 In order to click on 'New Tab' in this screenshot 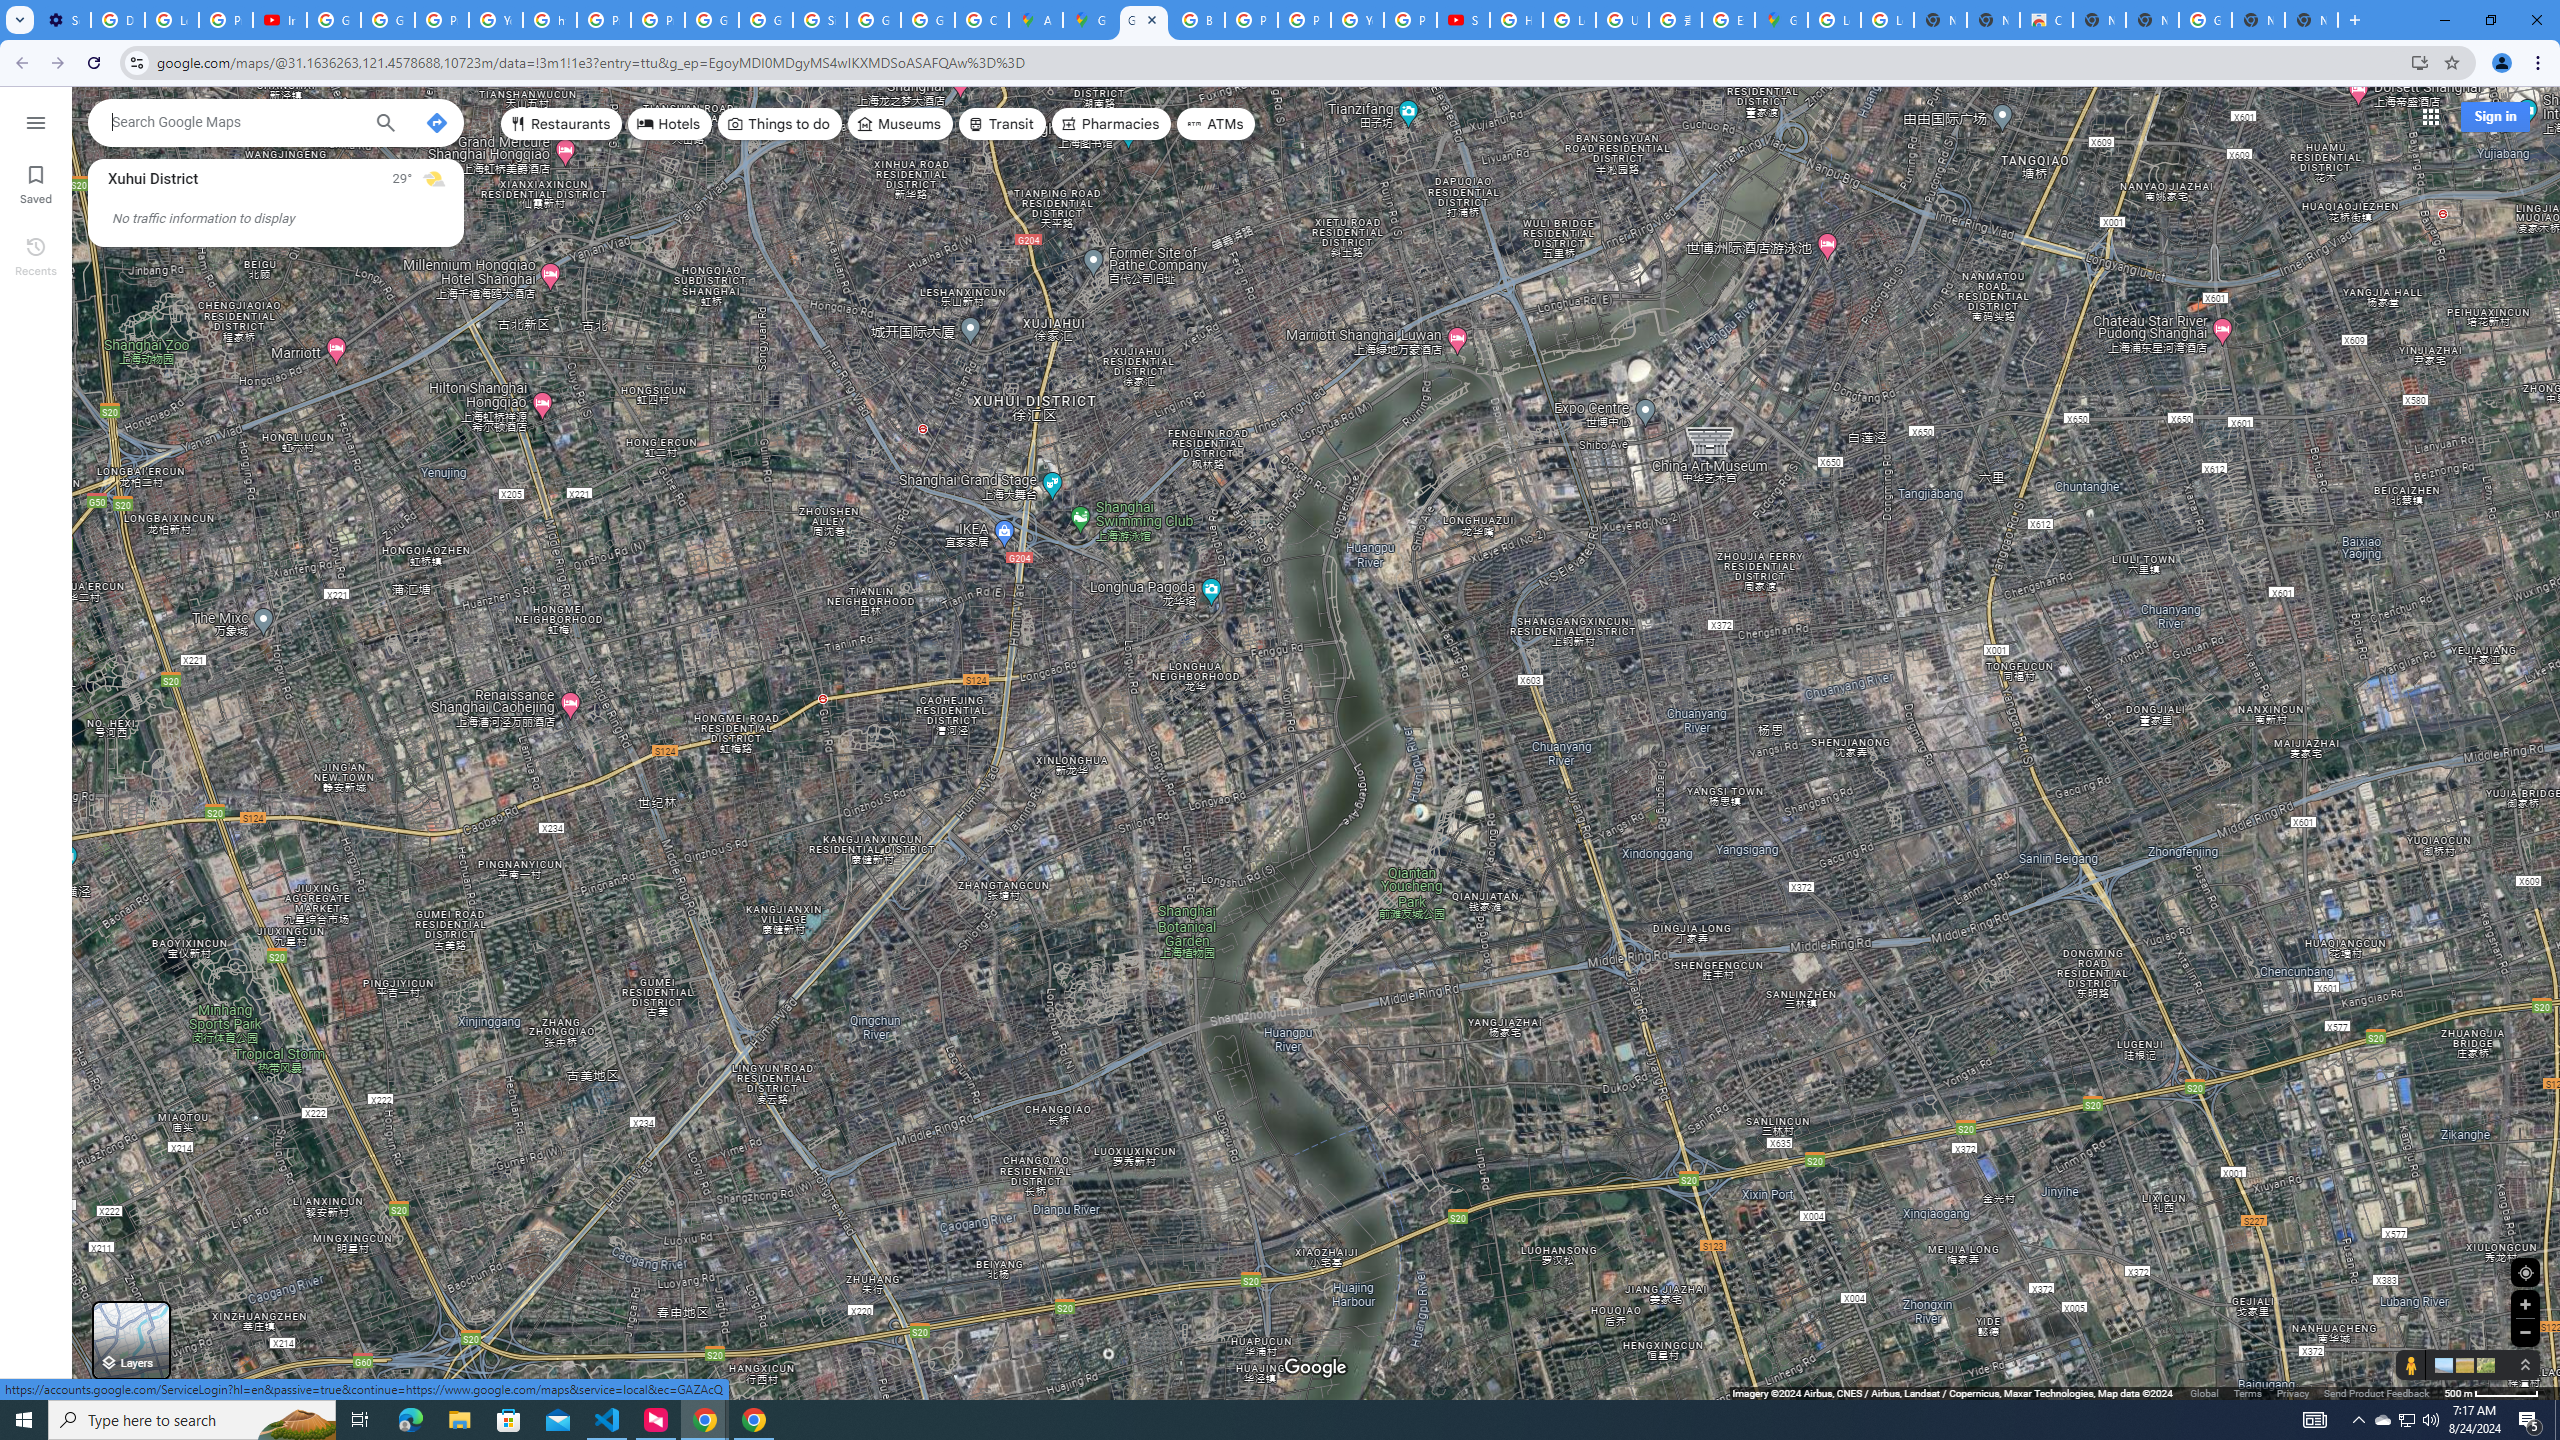, I will do `click(2311, 19)`.